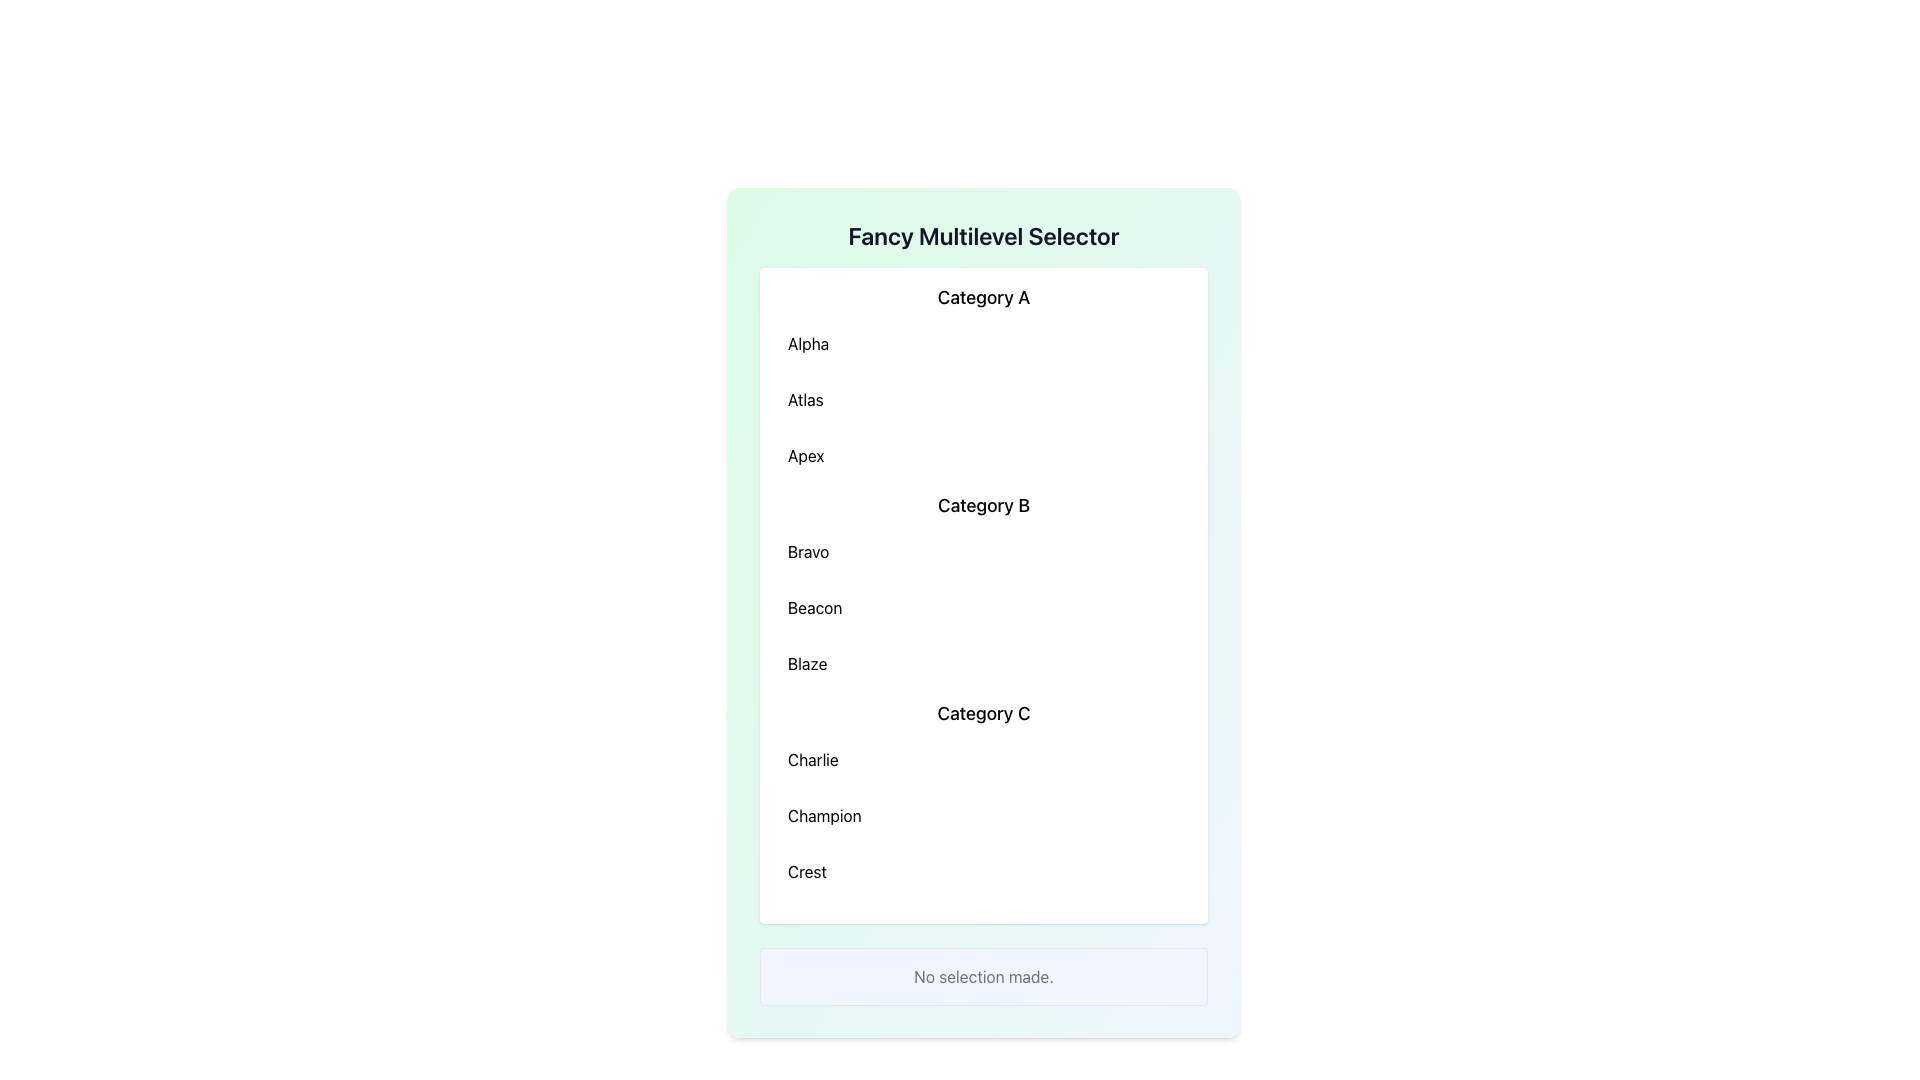  What do you see at coordinates (808, 551) in the screenshot?
I see `the text label displaying 'Bravo', which is the first entry under 'Category B' in the multi-level selector interface` at bounding box center [808, 551].